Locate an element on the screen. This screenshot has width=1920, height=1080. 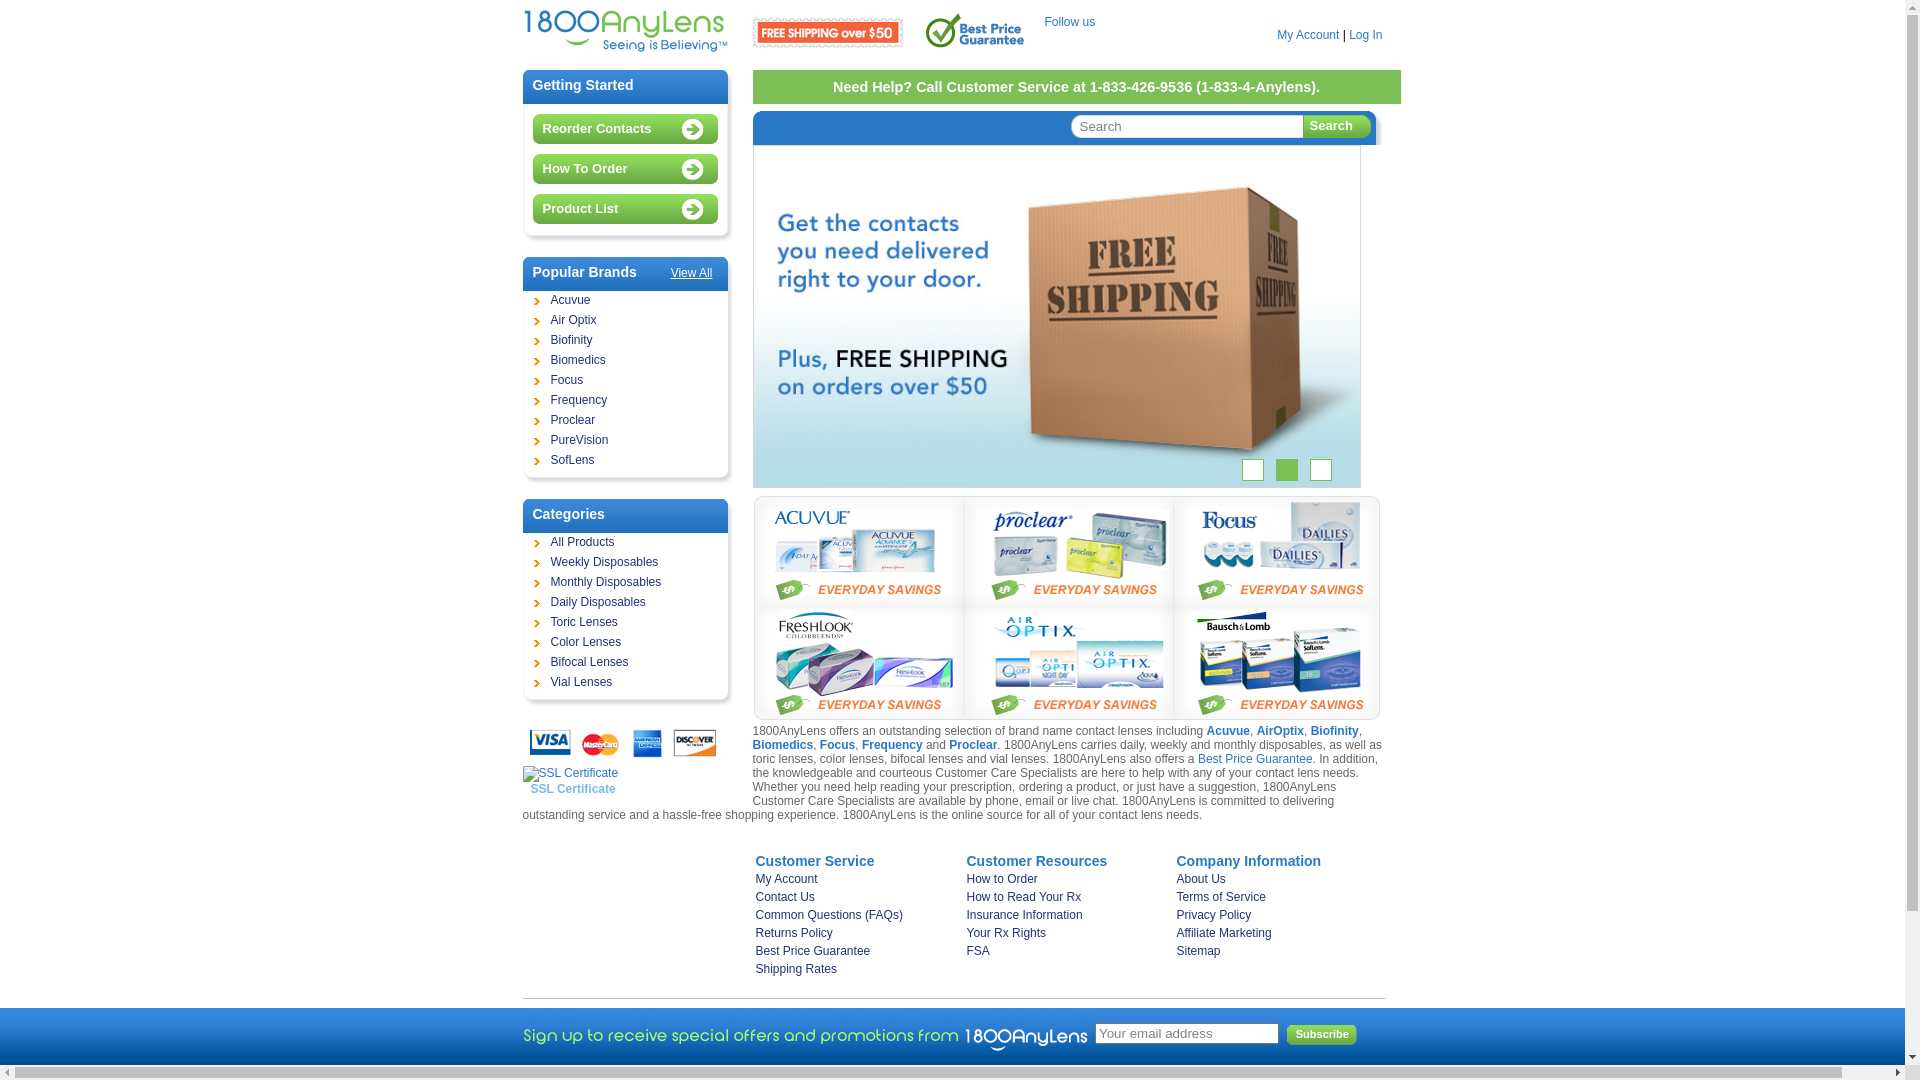
'Daily Disposables' is located at coordinates (624, 601).